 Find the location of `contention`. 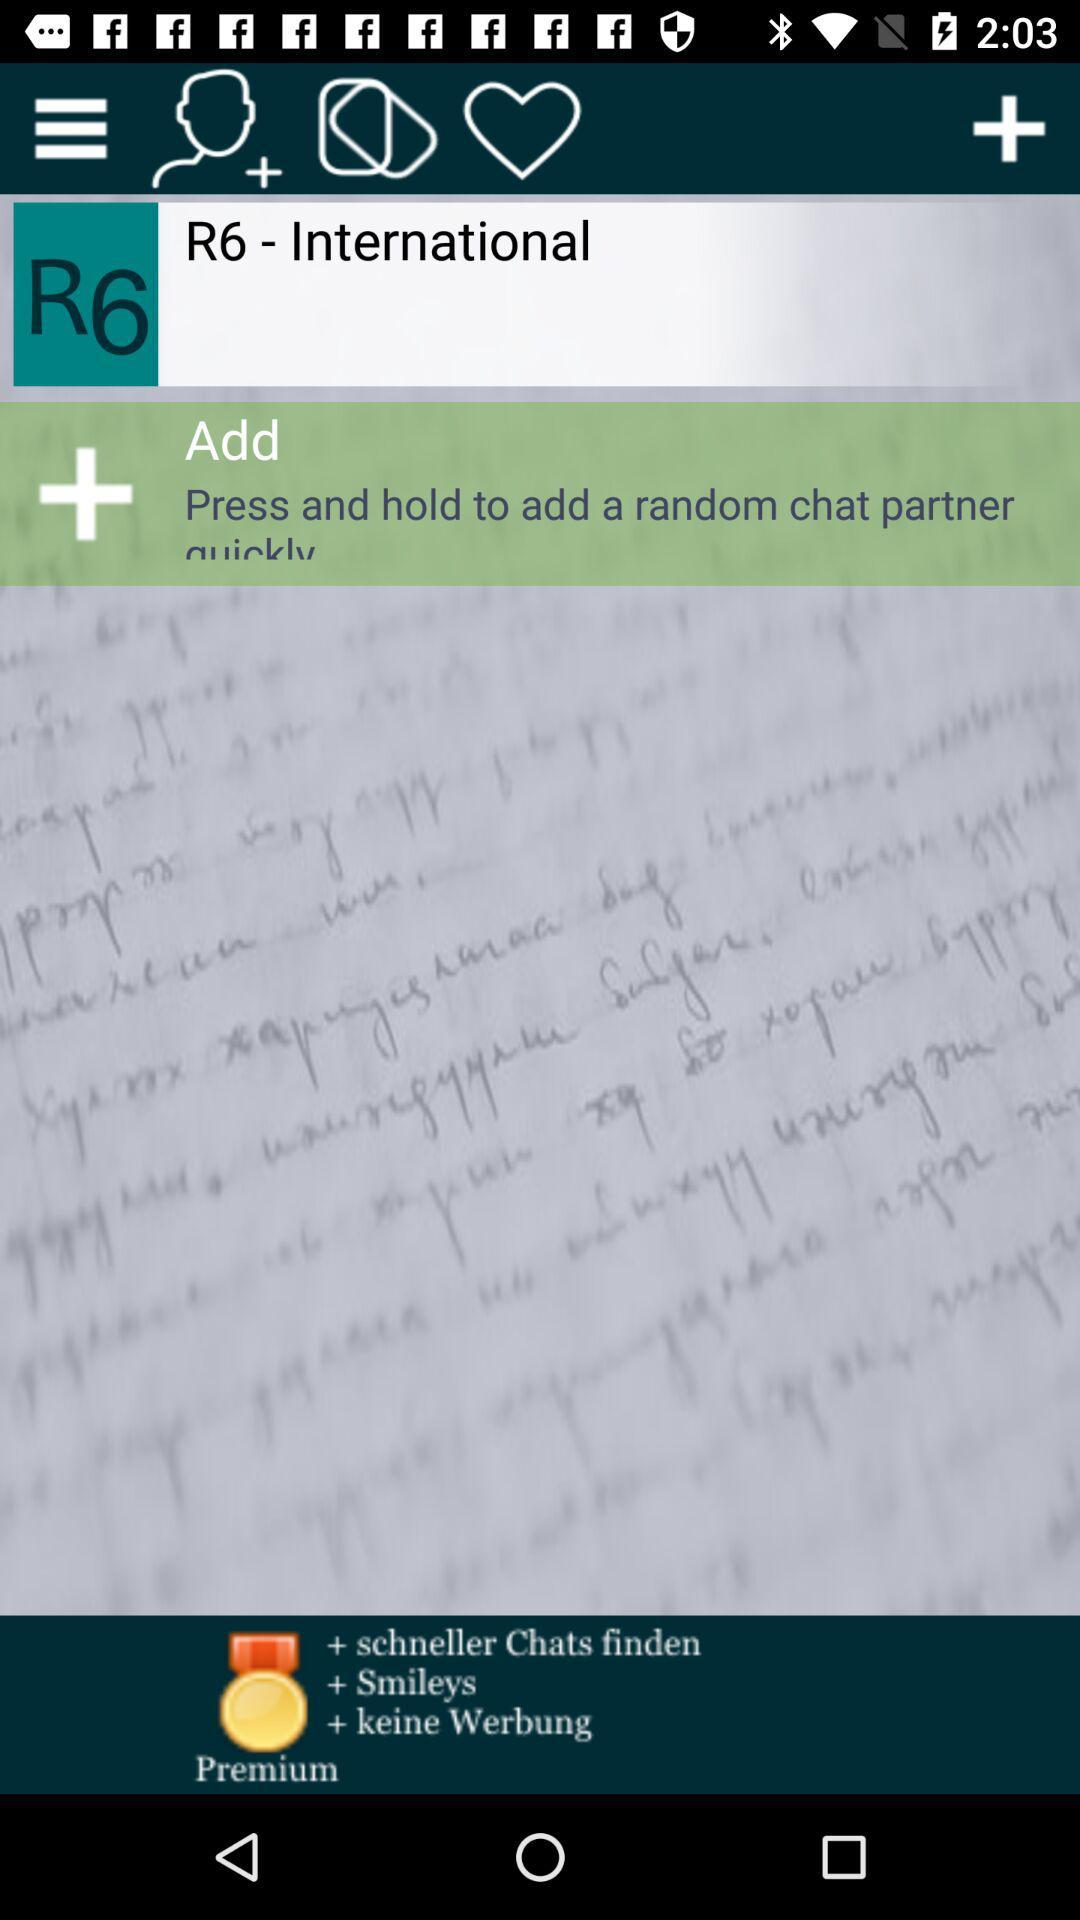

contention is located at coordinates (217, 127).